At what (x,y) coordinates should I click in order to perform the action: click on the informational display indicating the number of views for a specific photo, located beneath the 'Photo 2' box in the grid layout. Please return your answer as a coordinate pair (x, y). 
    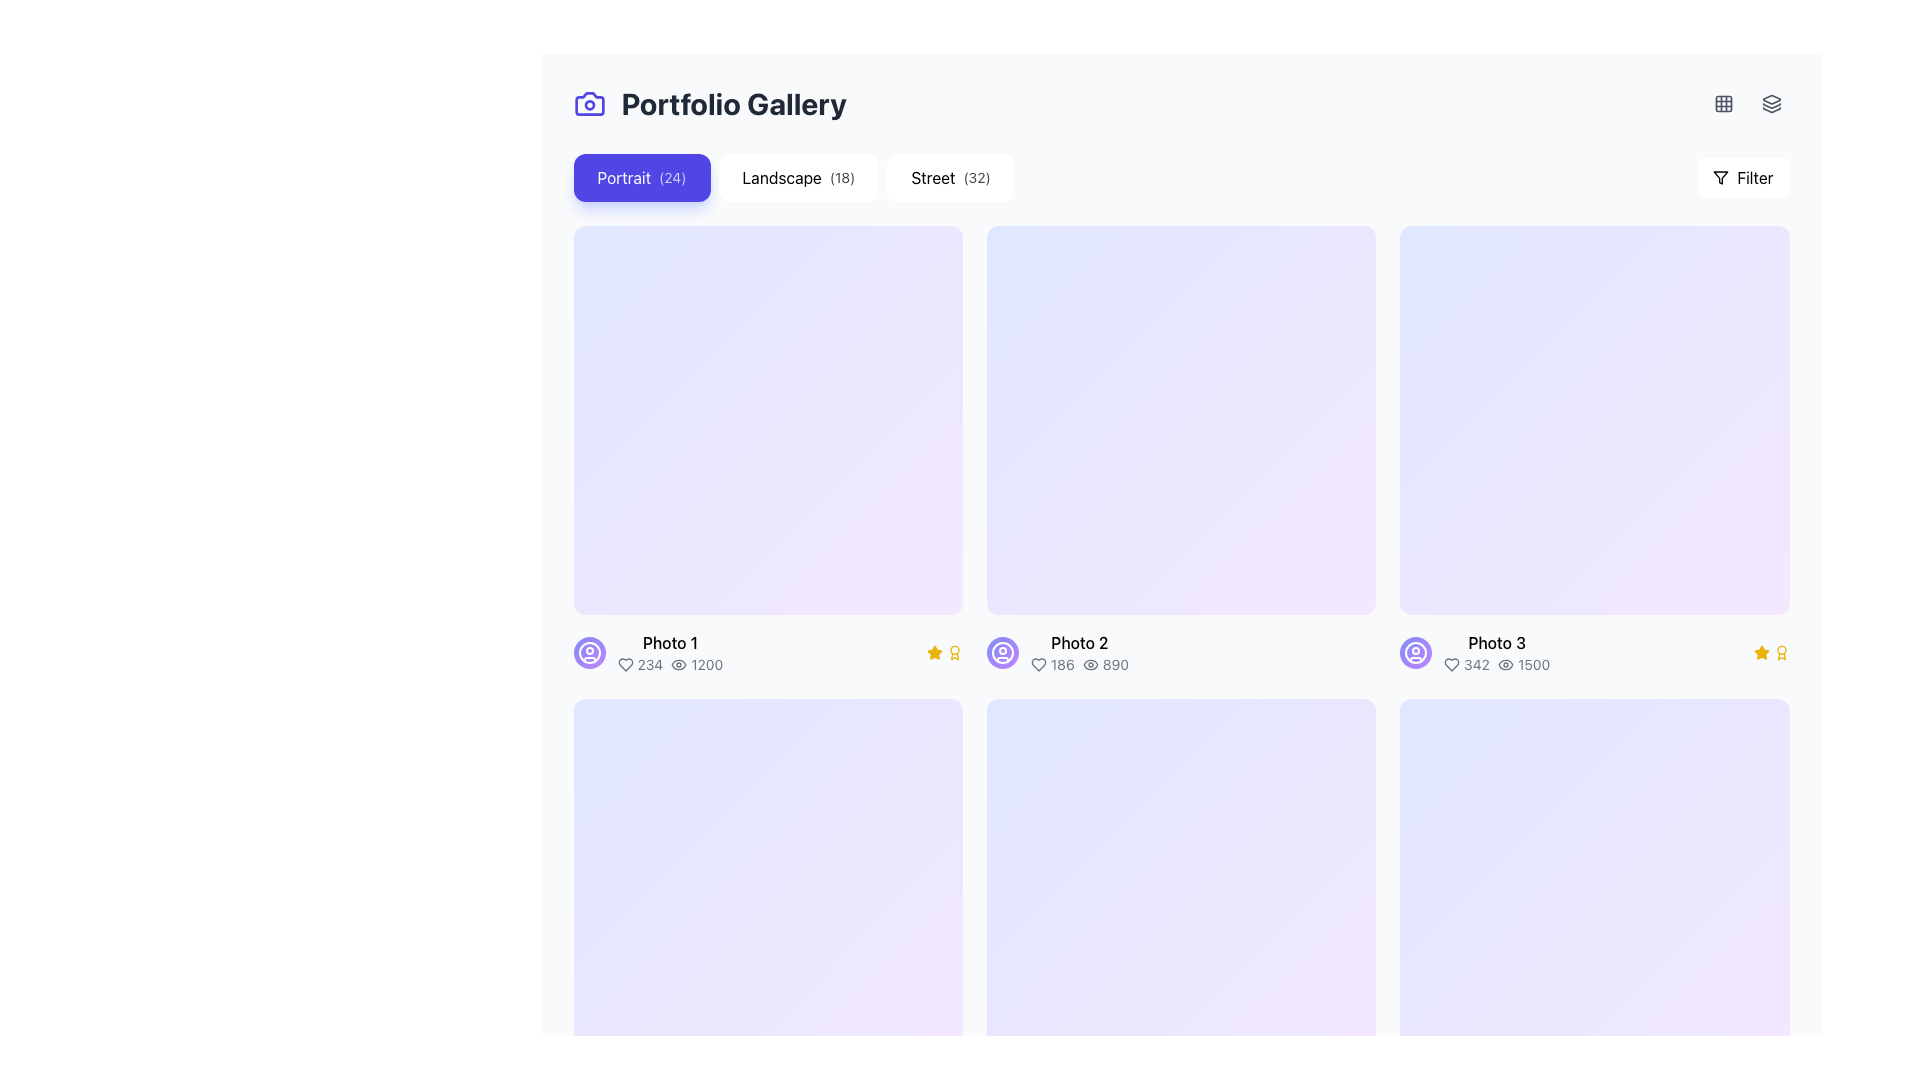
    Looking at the image, I should click on (1104, 665).